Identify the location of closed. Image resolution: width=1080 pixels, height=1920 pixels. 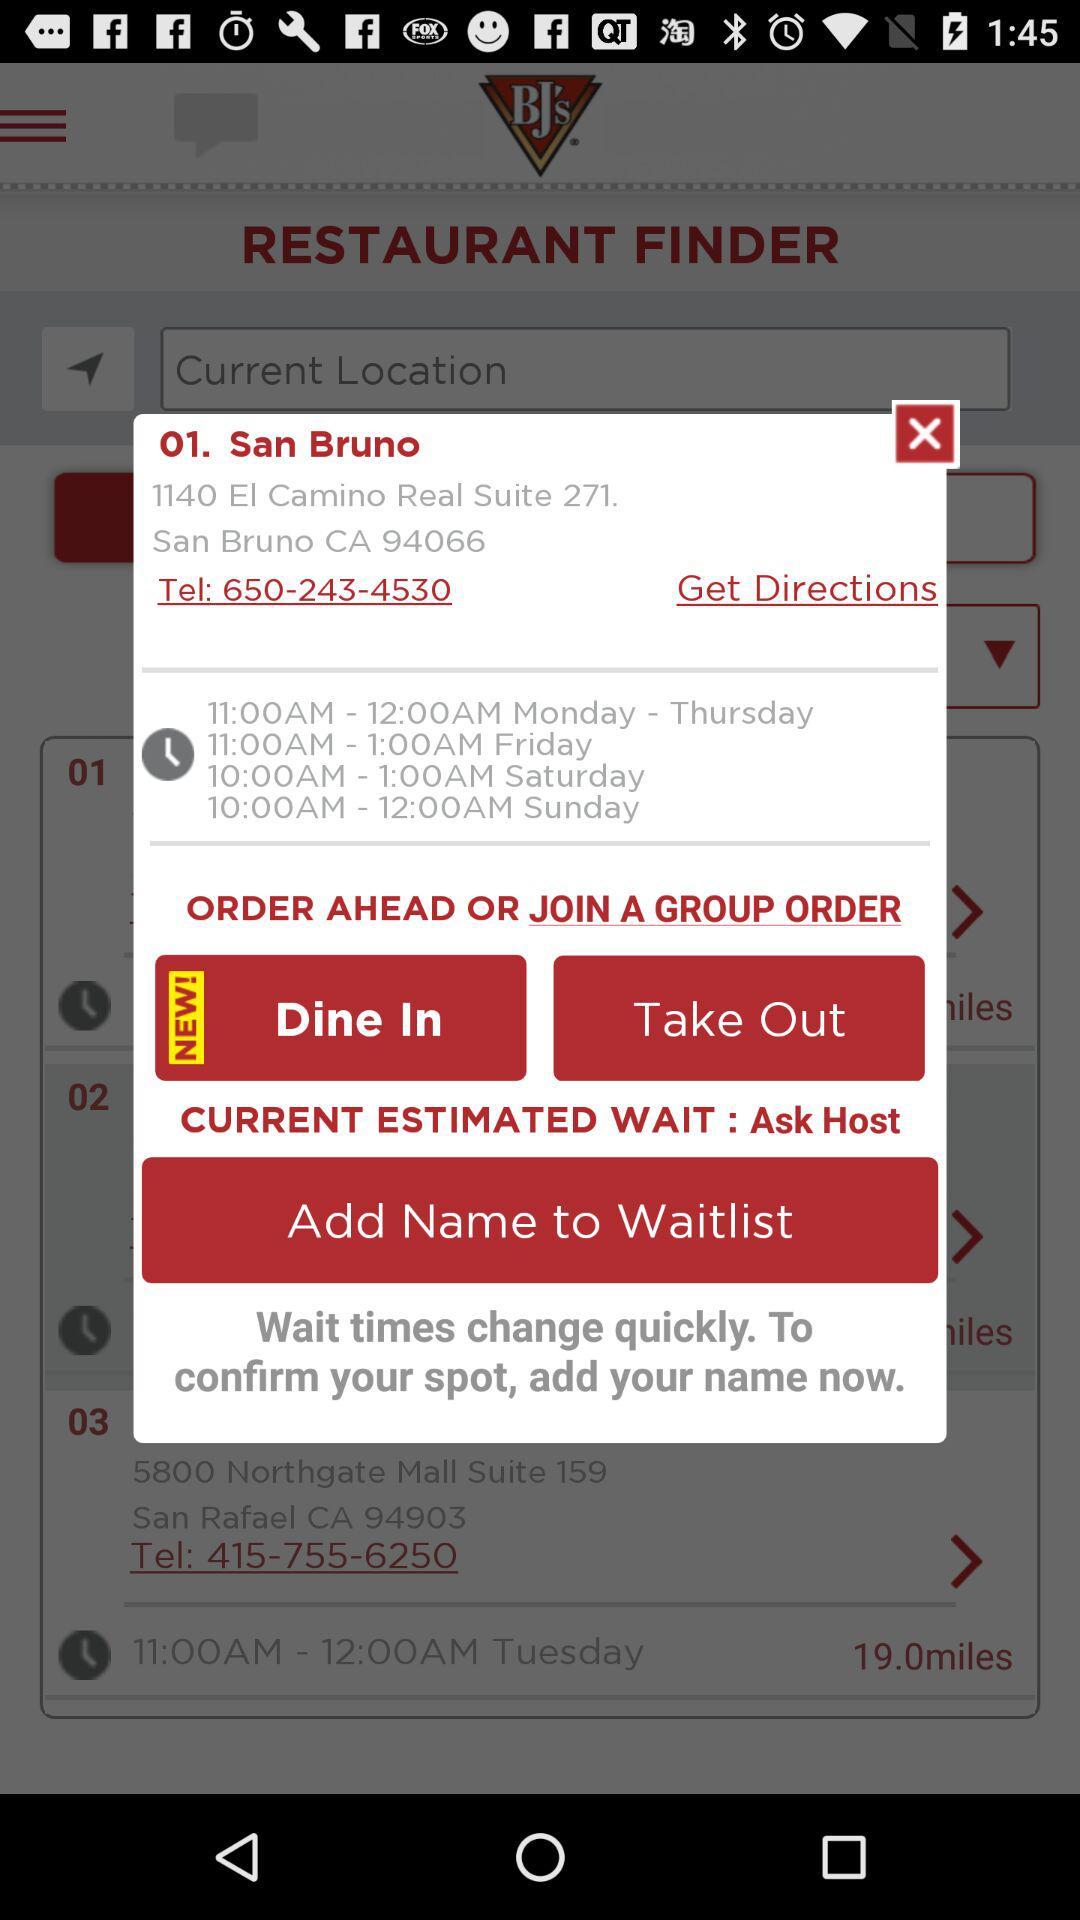
(925, 433).